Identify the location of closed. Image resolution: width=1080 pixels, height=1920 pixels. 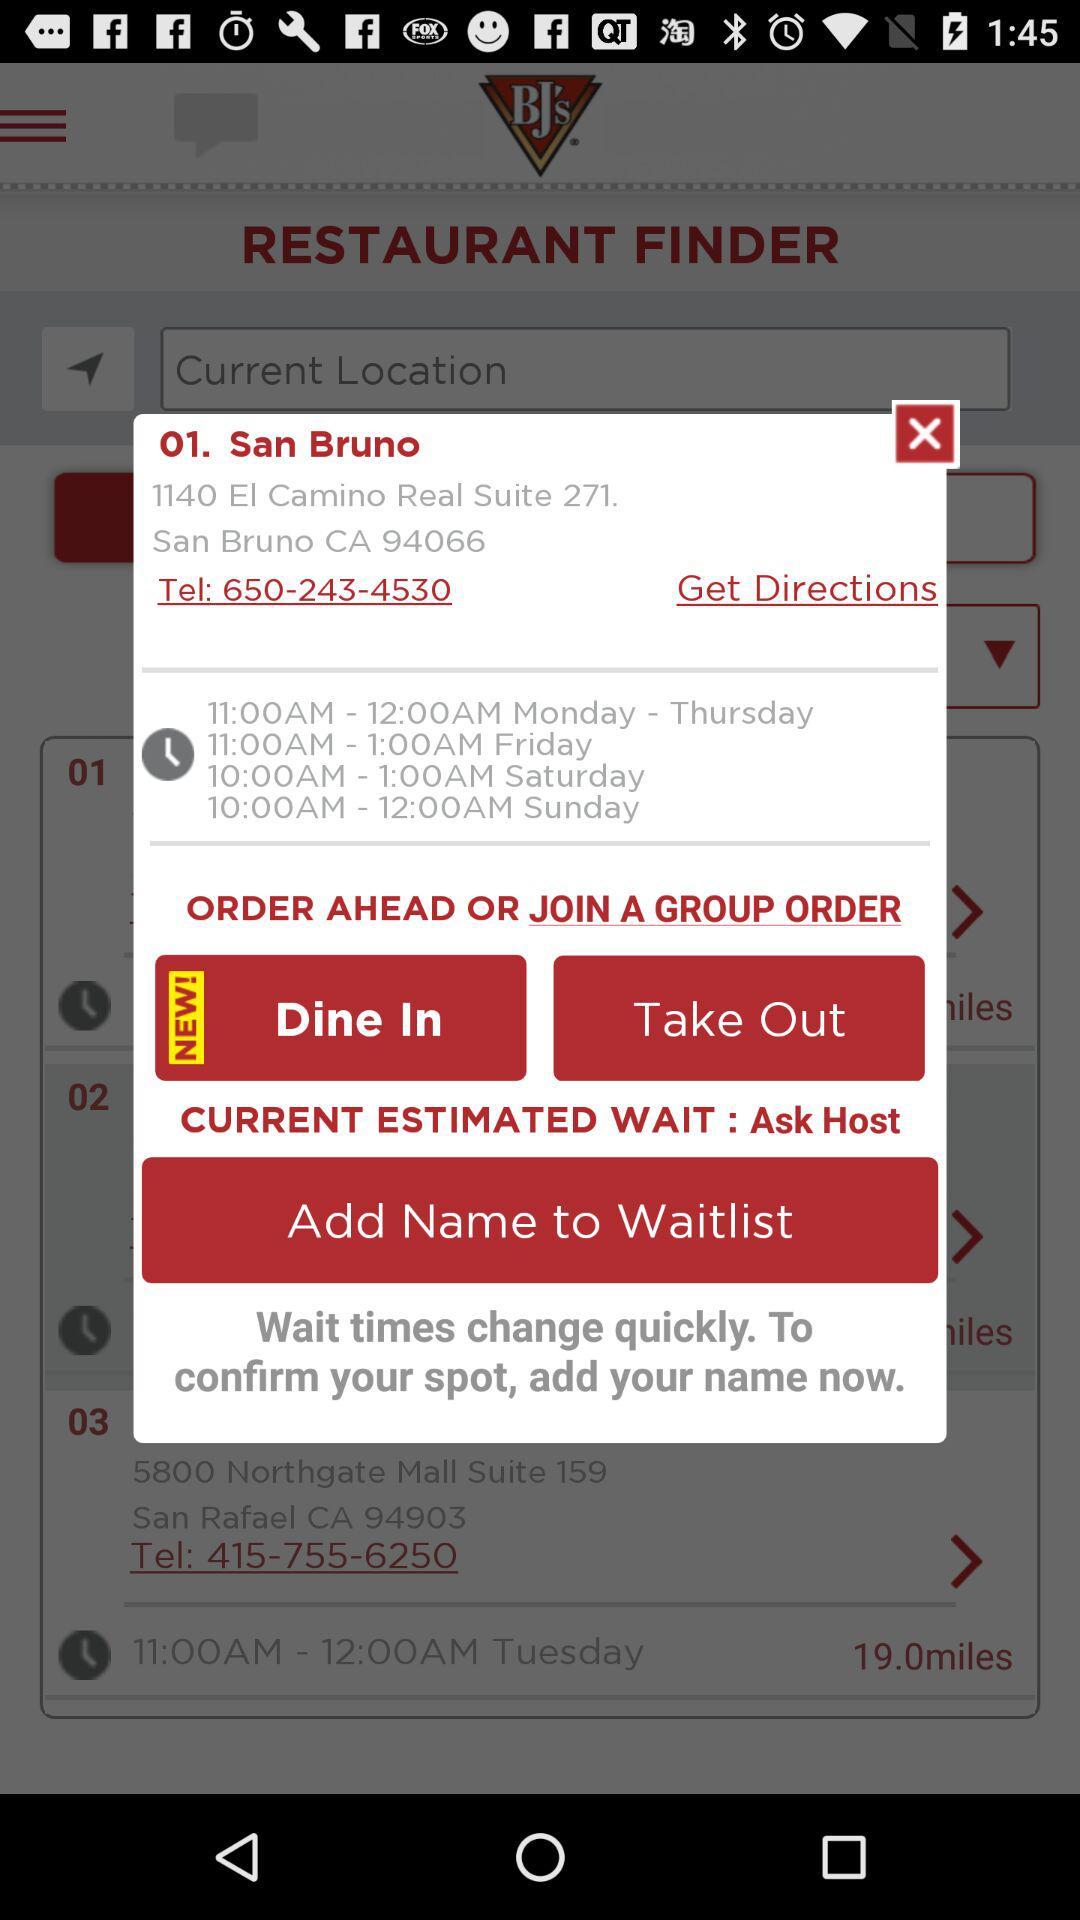
(925, 433).